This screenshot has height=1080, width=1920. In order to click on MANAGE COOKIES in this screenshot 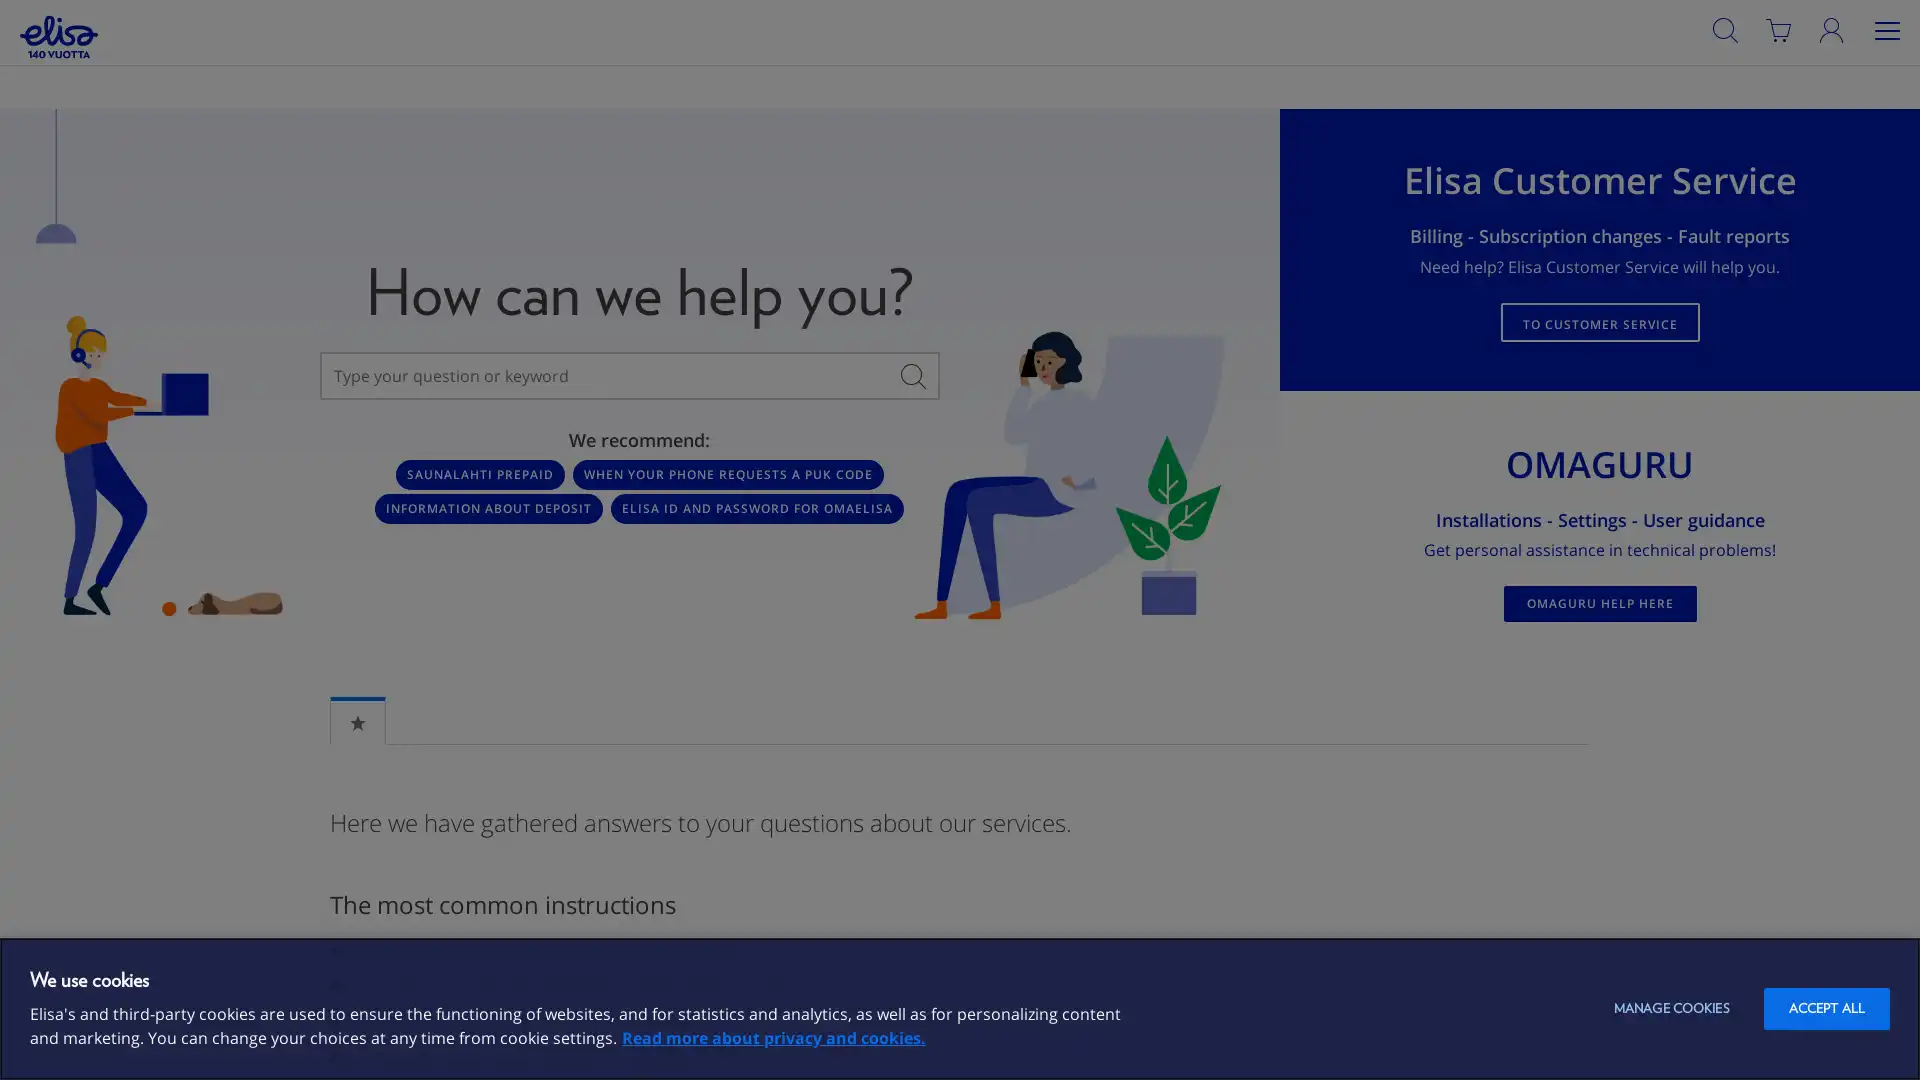, I will do `click(1670, 1009)`.